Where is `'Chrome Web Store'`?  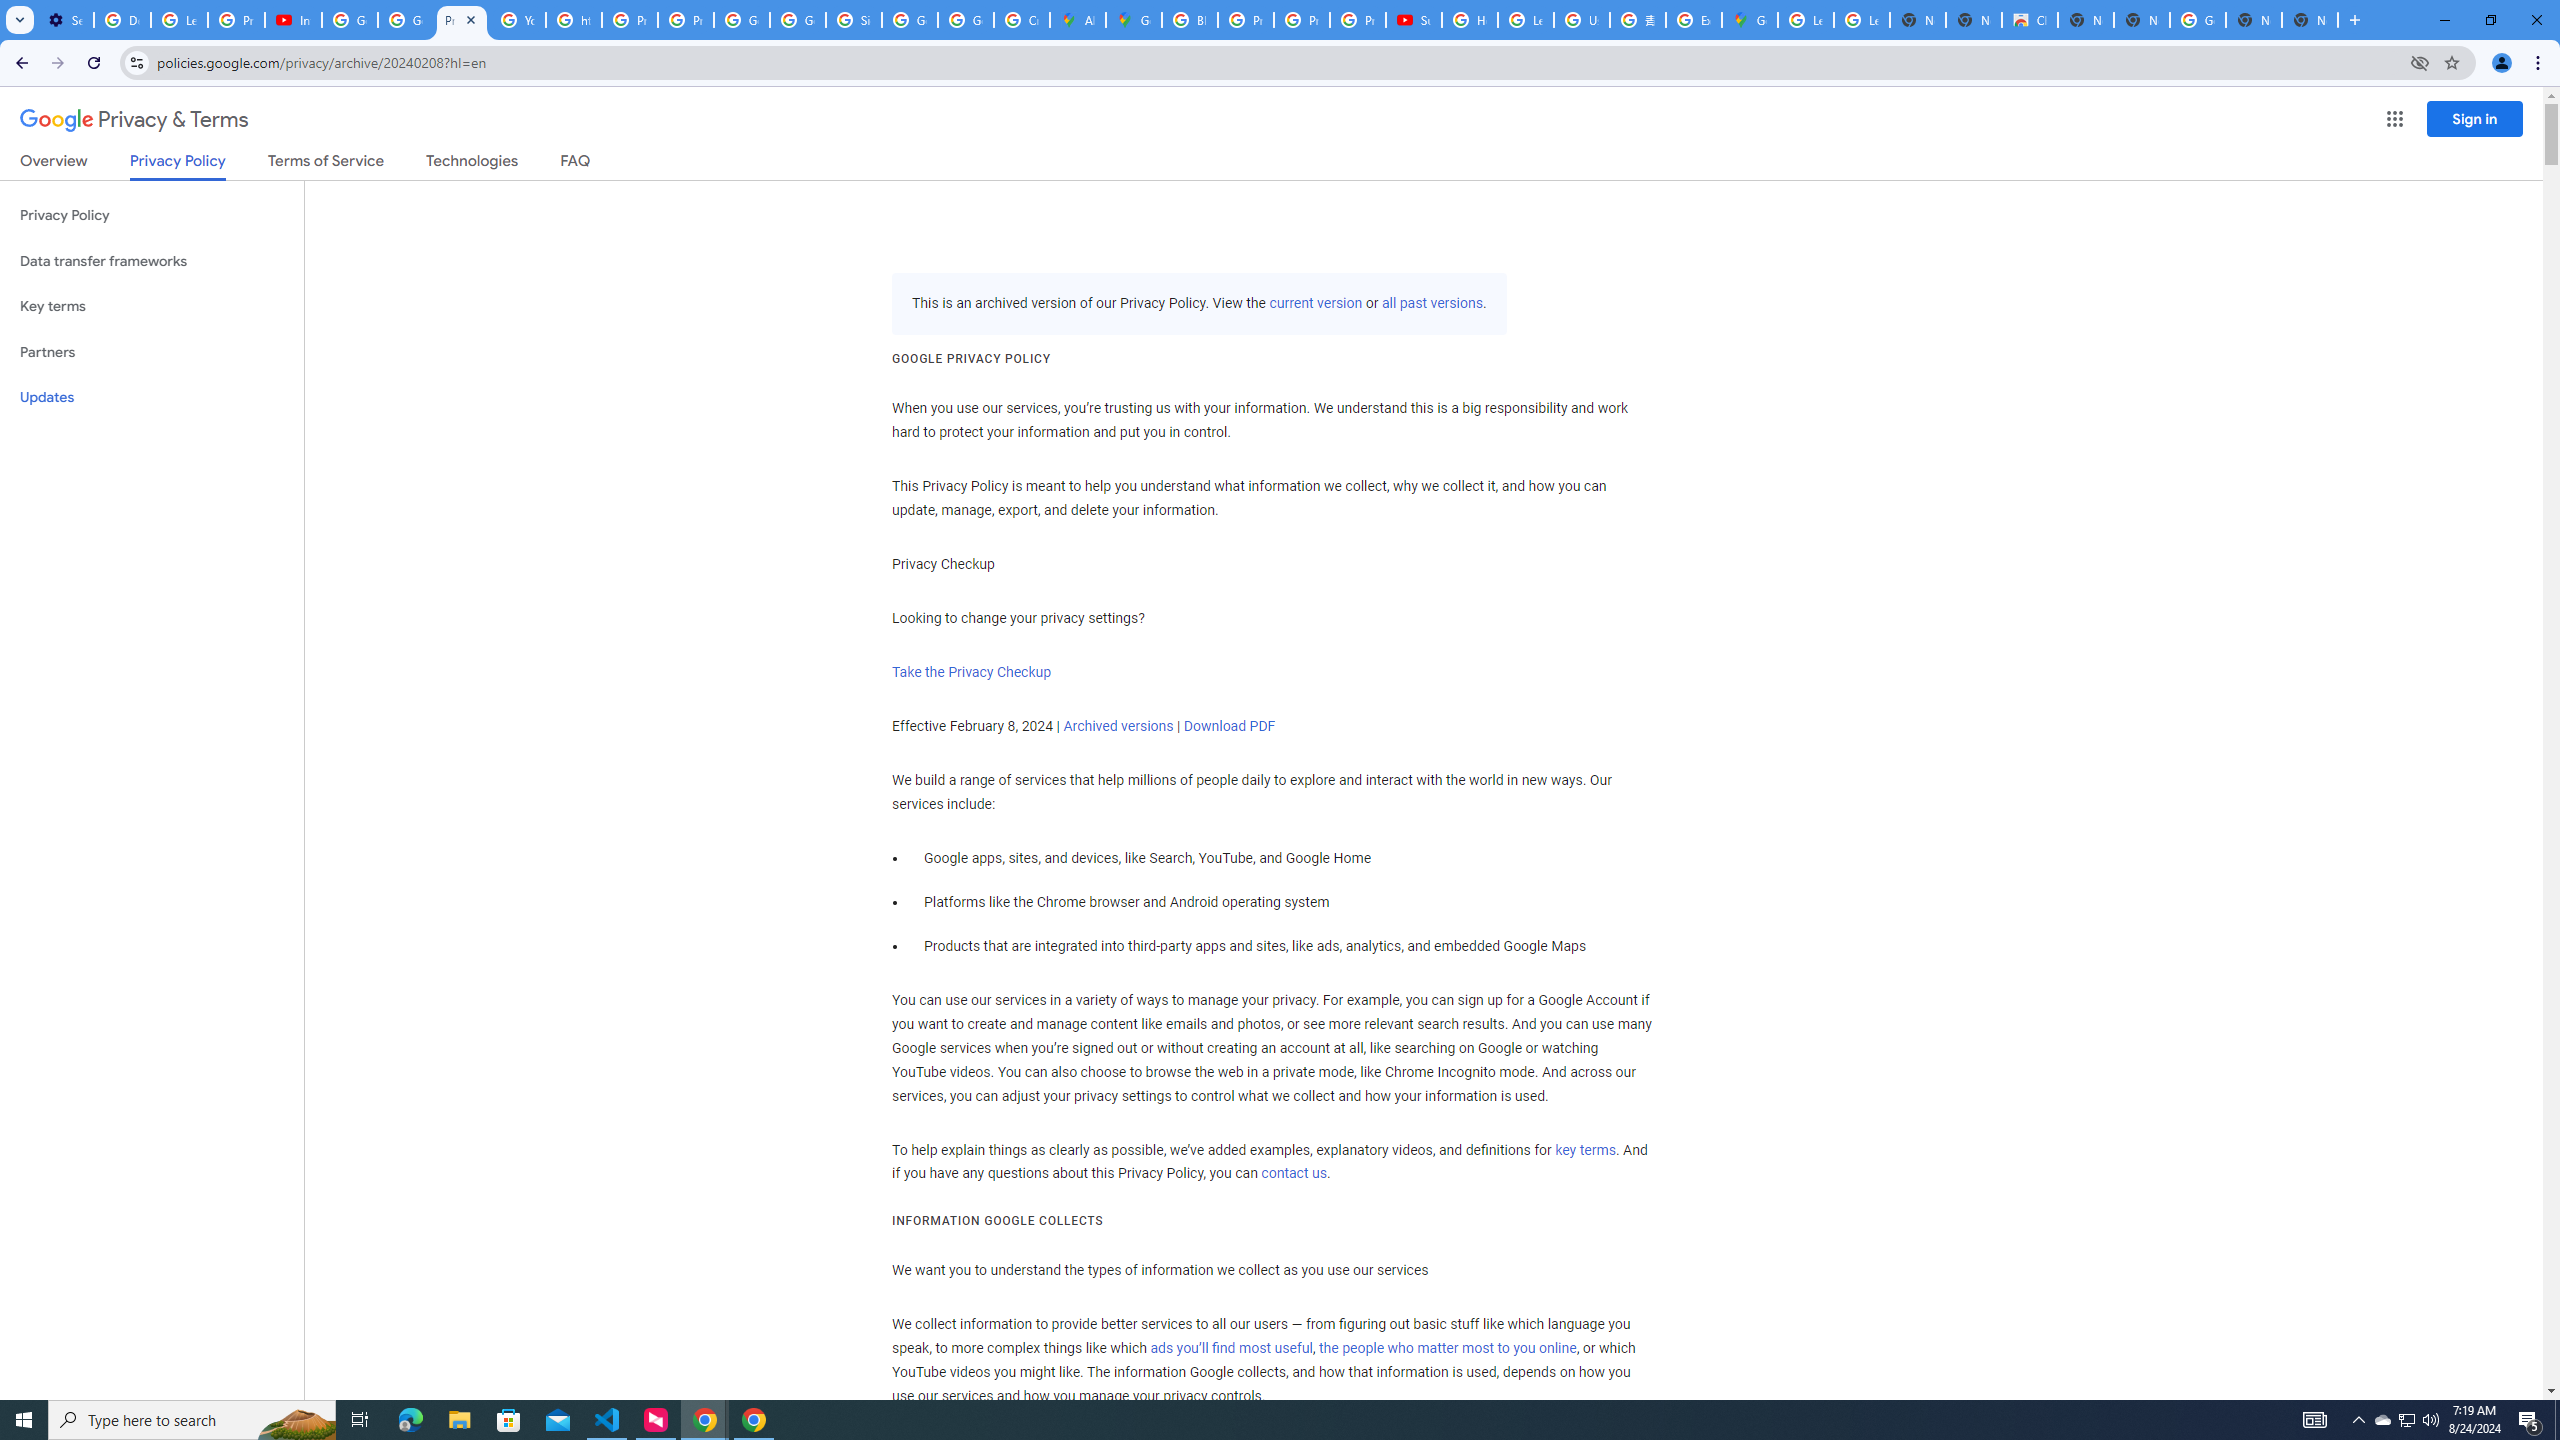 'Chrome Web Store' is located at coordinates (2030, 19).